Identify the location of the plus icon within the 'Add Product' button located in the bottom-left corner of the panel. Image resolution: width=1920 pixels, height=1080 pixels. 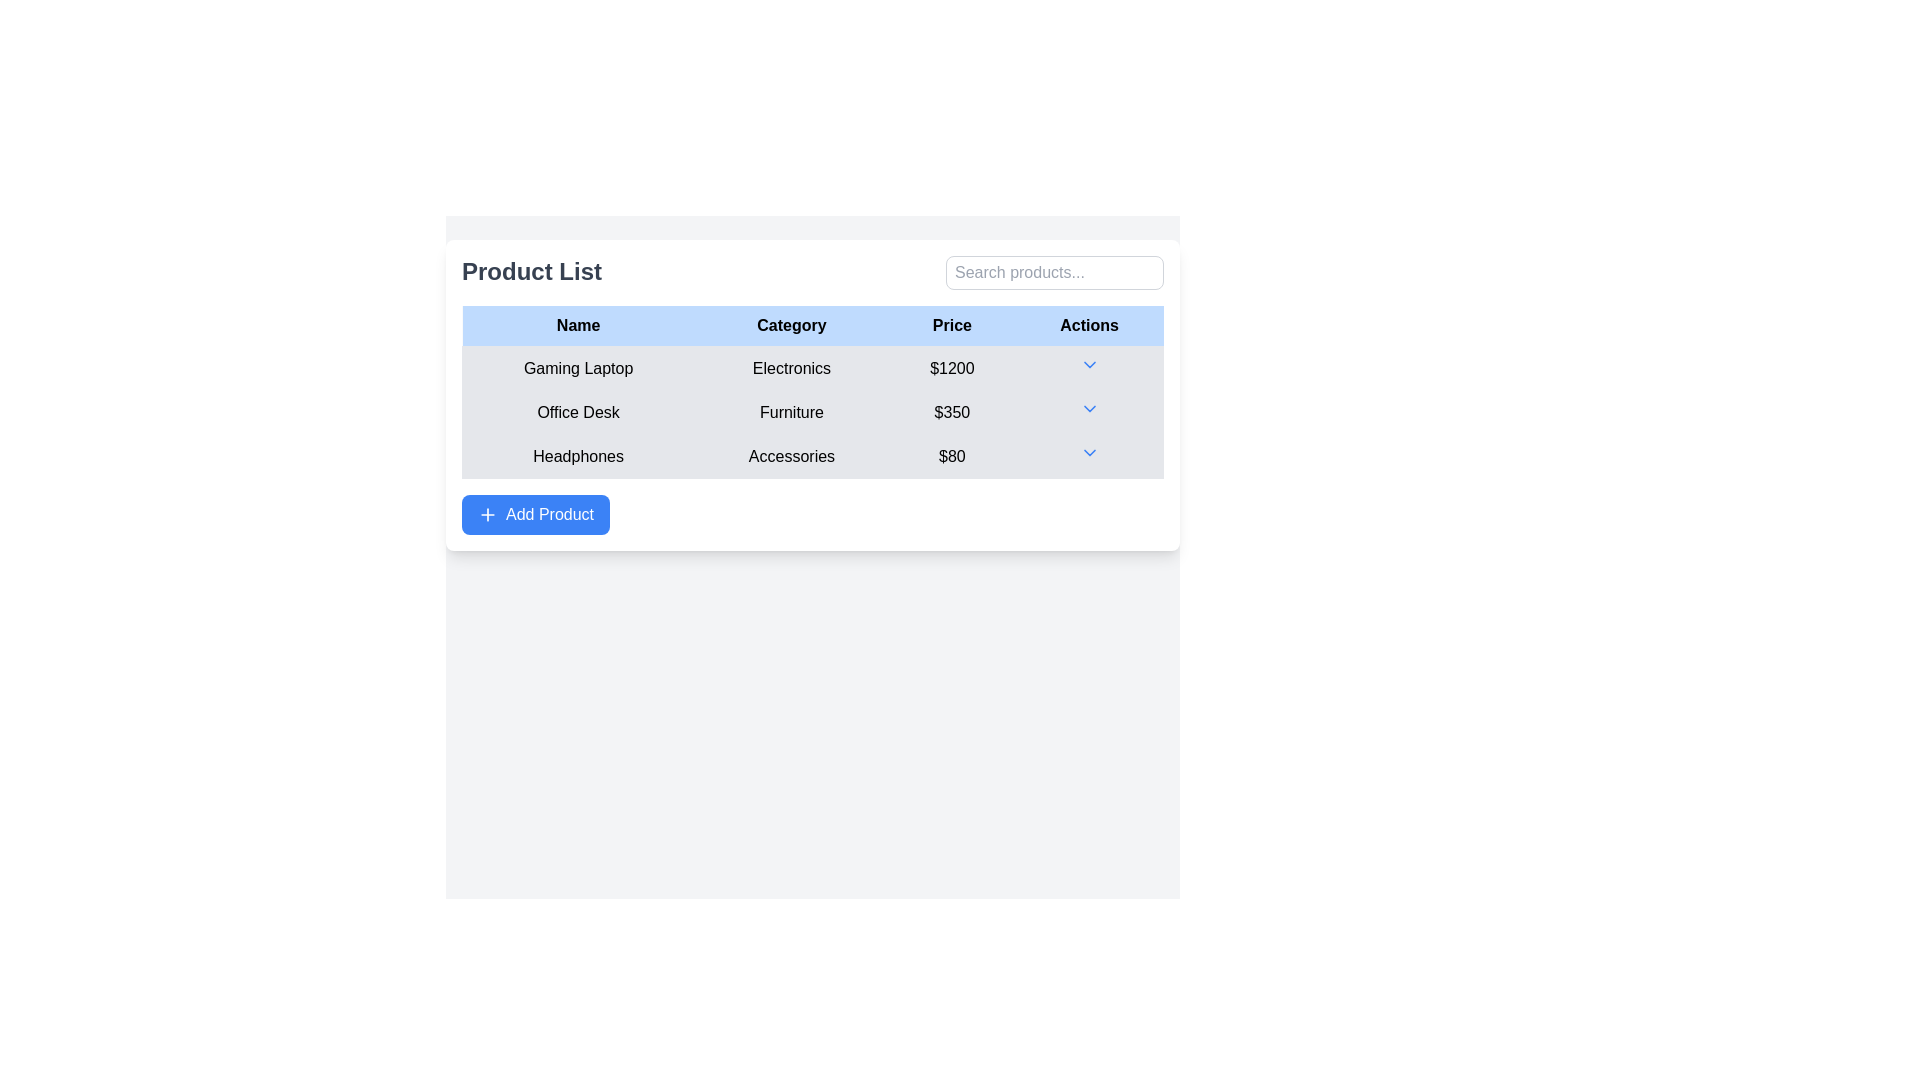
(488, 514).